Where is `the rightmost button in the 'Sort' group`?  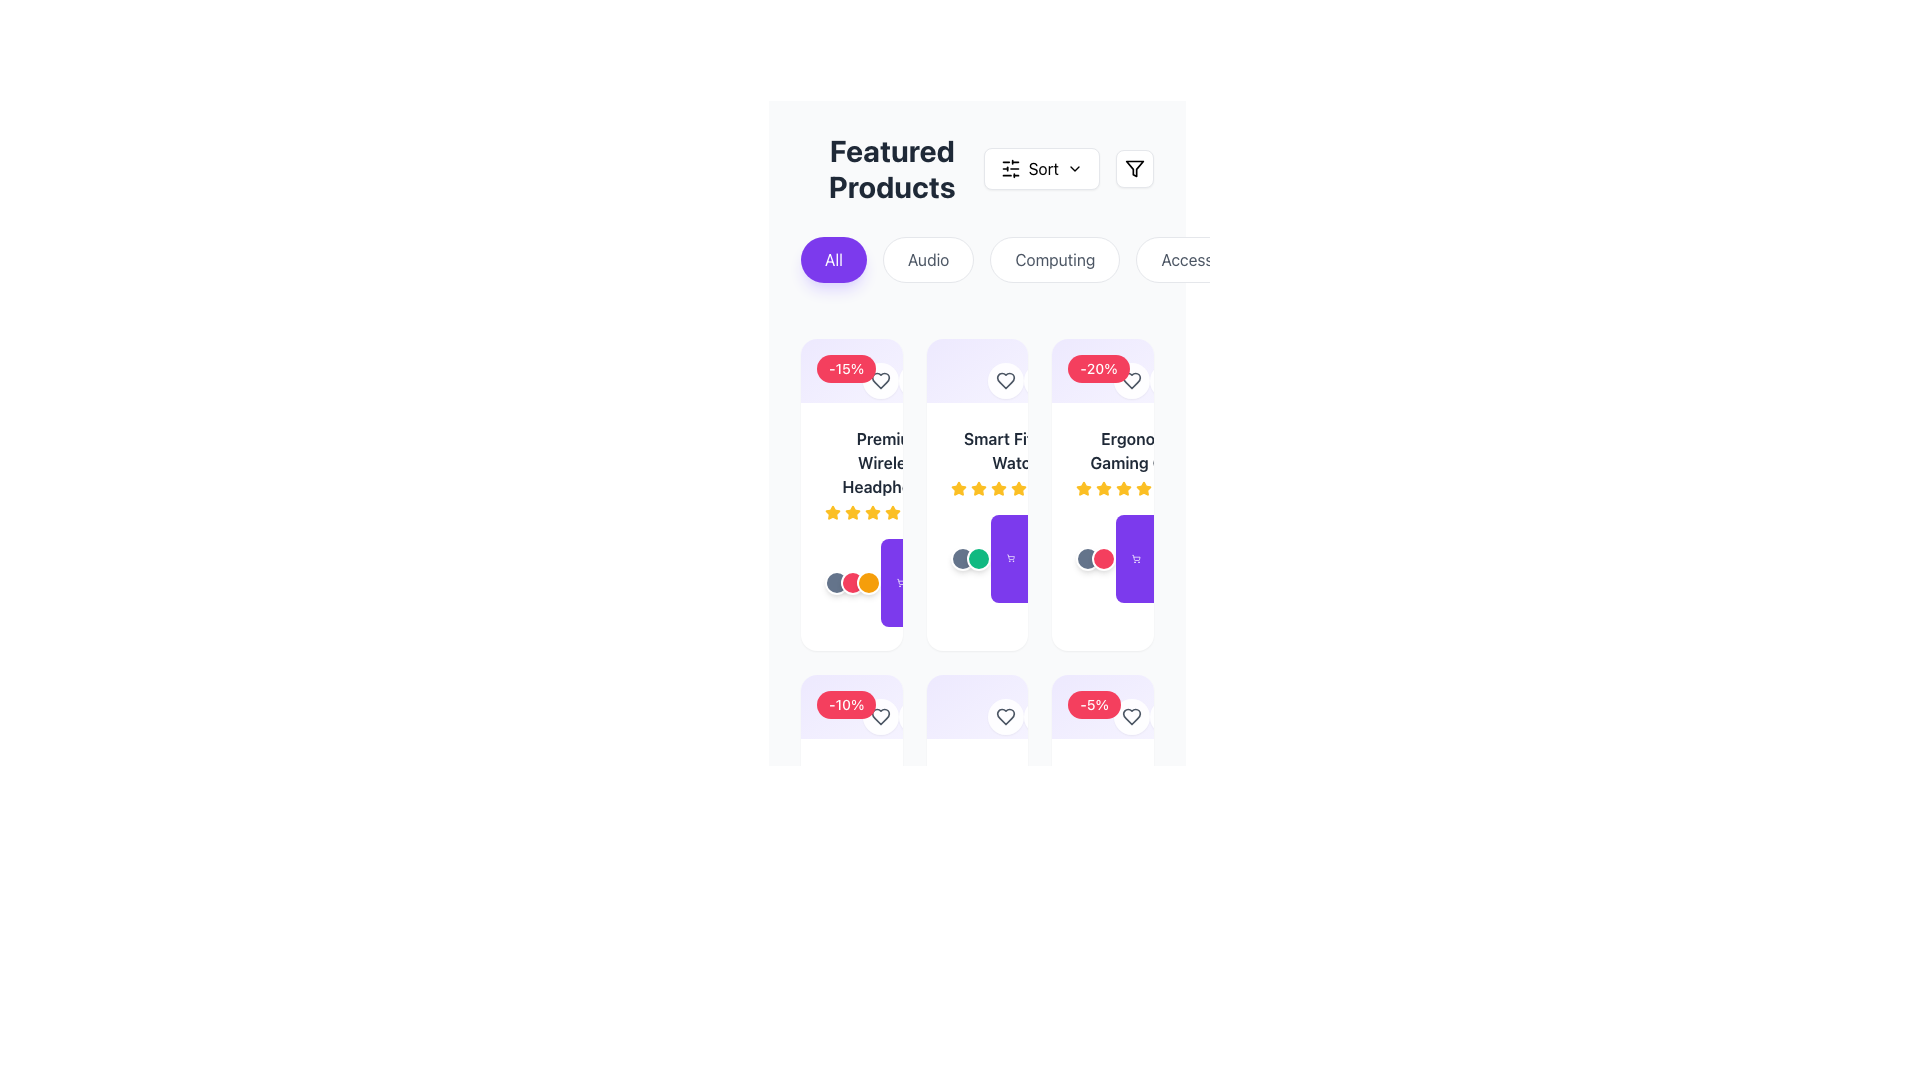
the rightmost button in the 'Sort' group is located at coordinates (1134, 168).